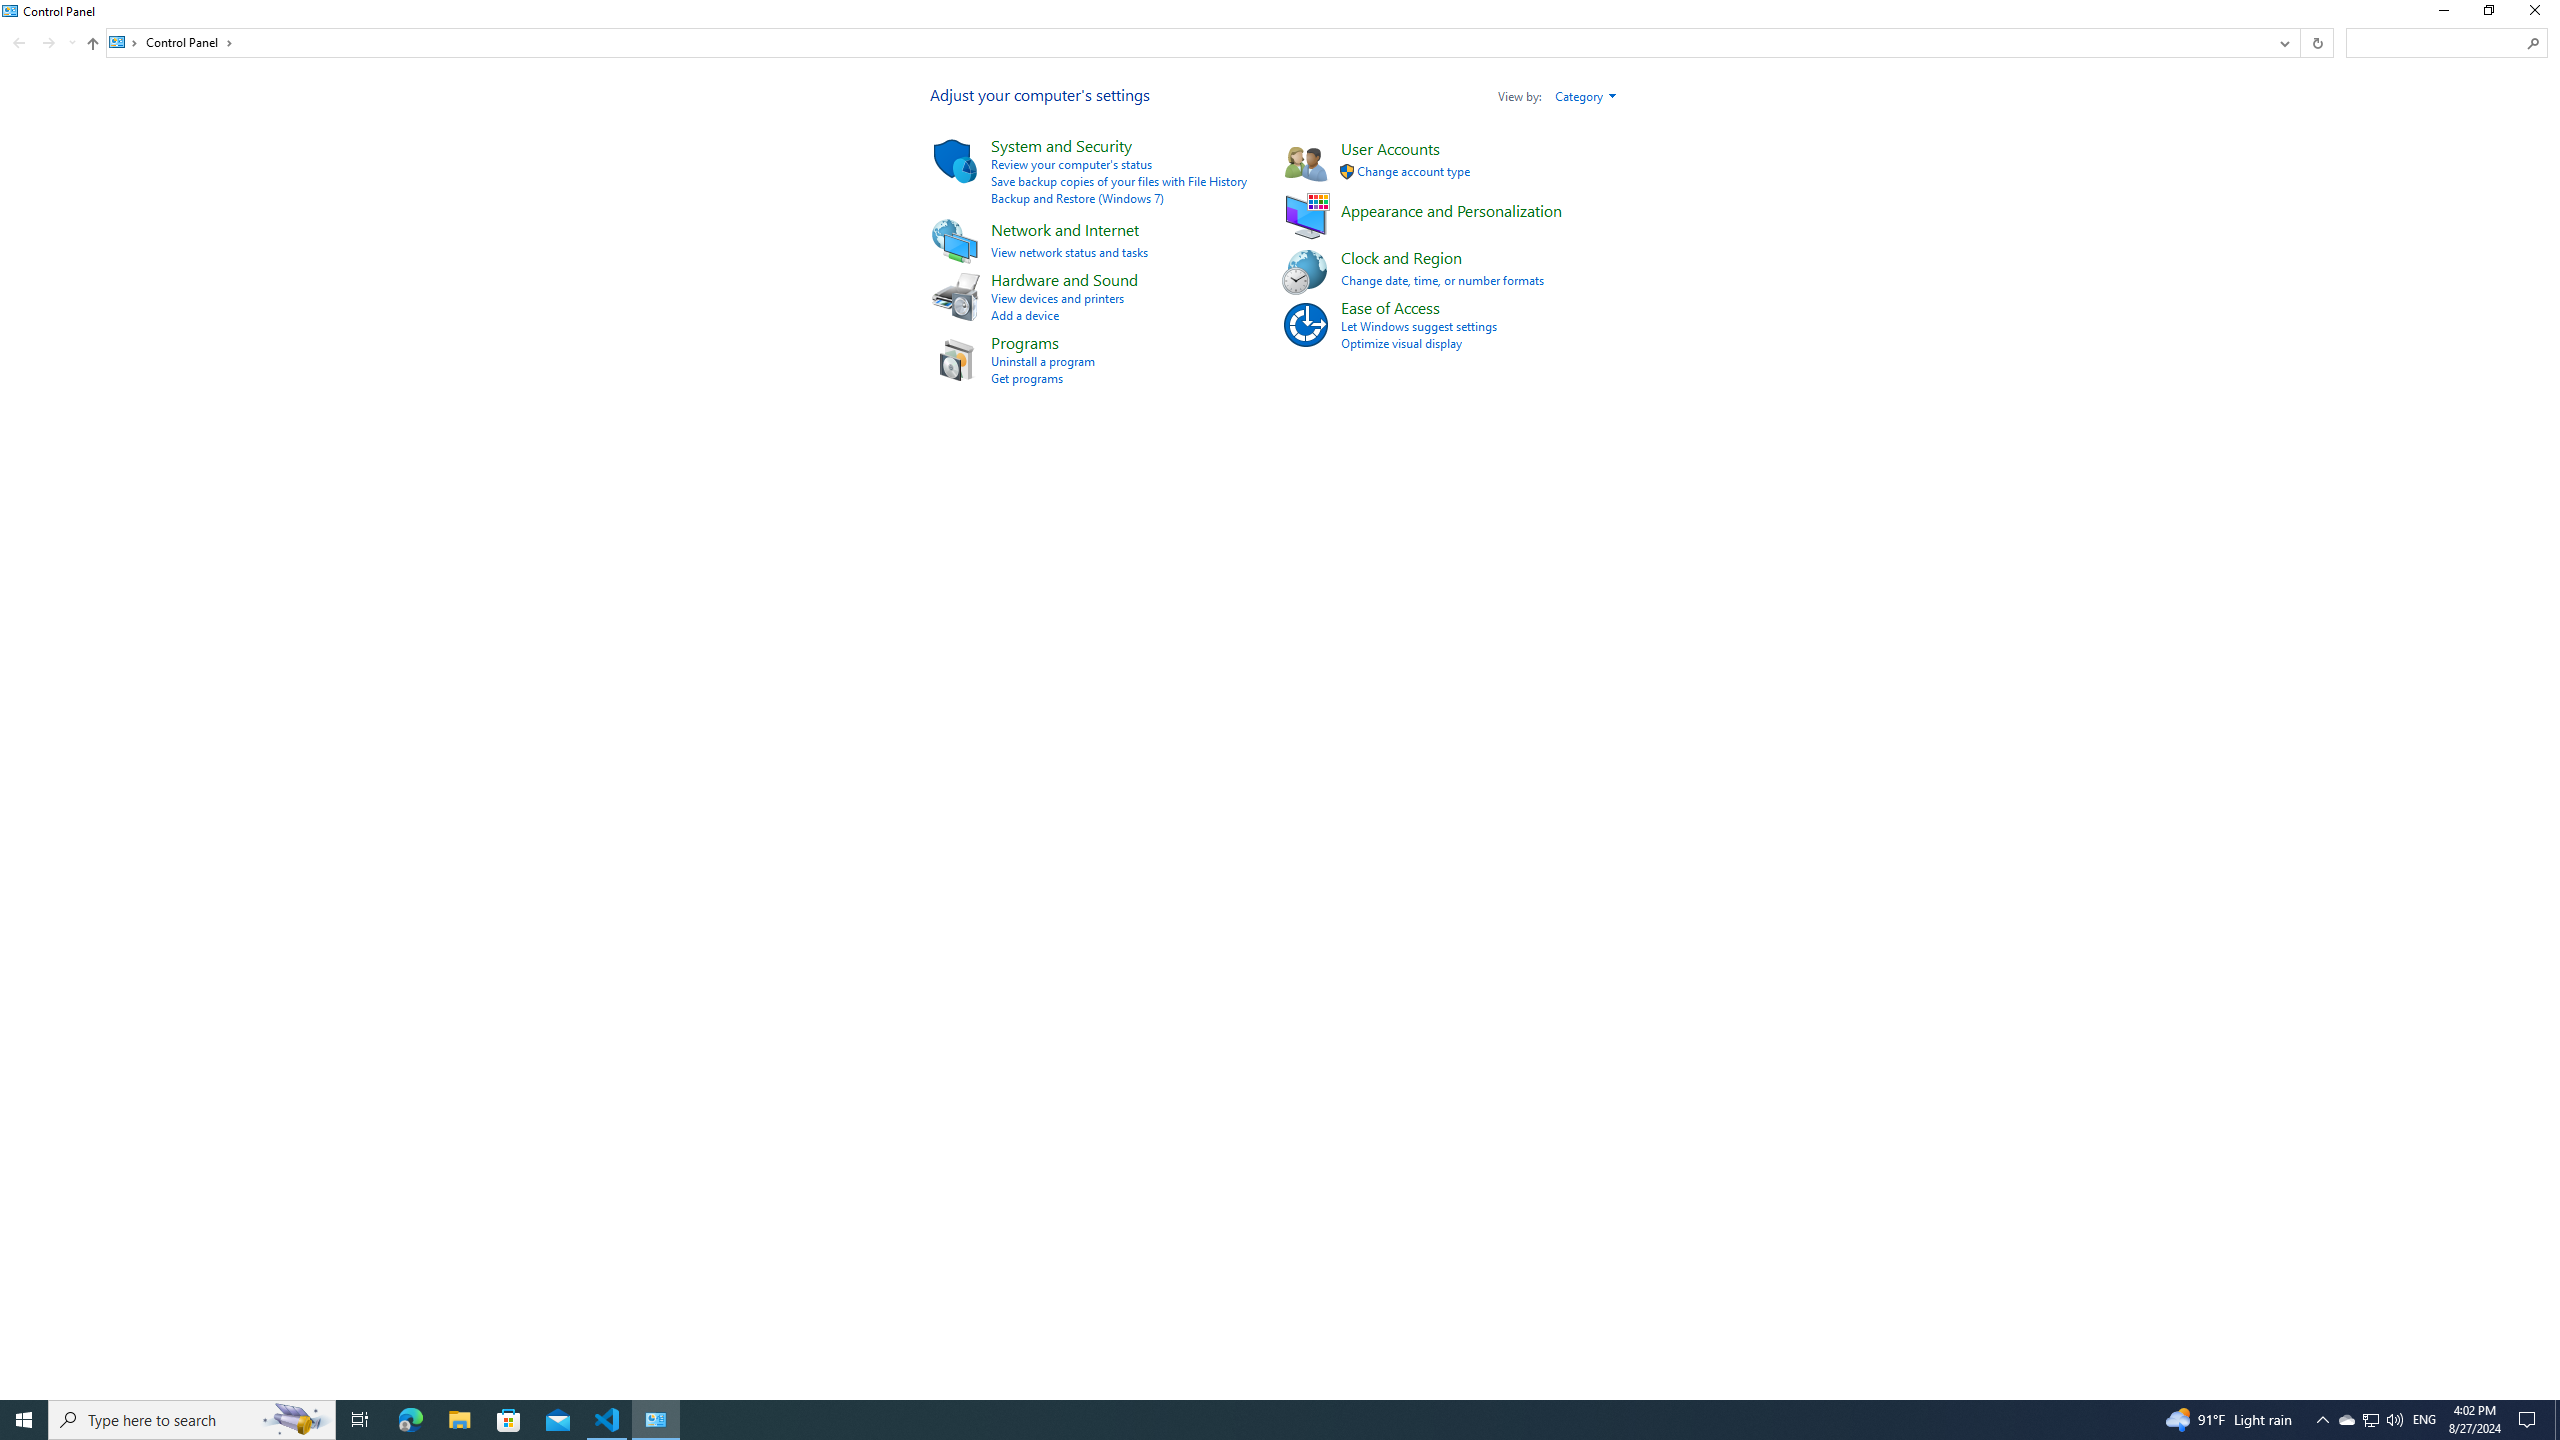  I want to click on 'Optimize visual display', so click(1401, 342).